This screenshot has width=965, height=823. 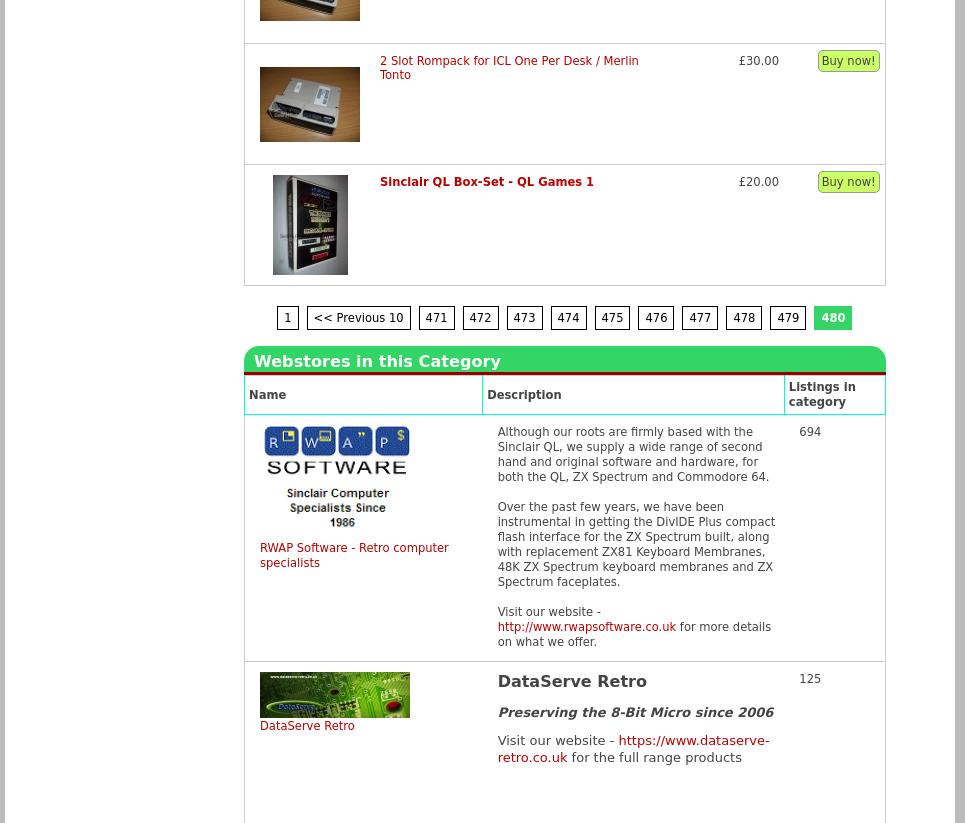 What do you see at coordinates (611, 316) in the screenshot?
I see `'475'` at bounding box center [611, 316].